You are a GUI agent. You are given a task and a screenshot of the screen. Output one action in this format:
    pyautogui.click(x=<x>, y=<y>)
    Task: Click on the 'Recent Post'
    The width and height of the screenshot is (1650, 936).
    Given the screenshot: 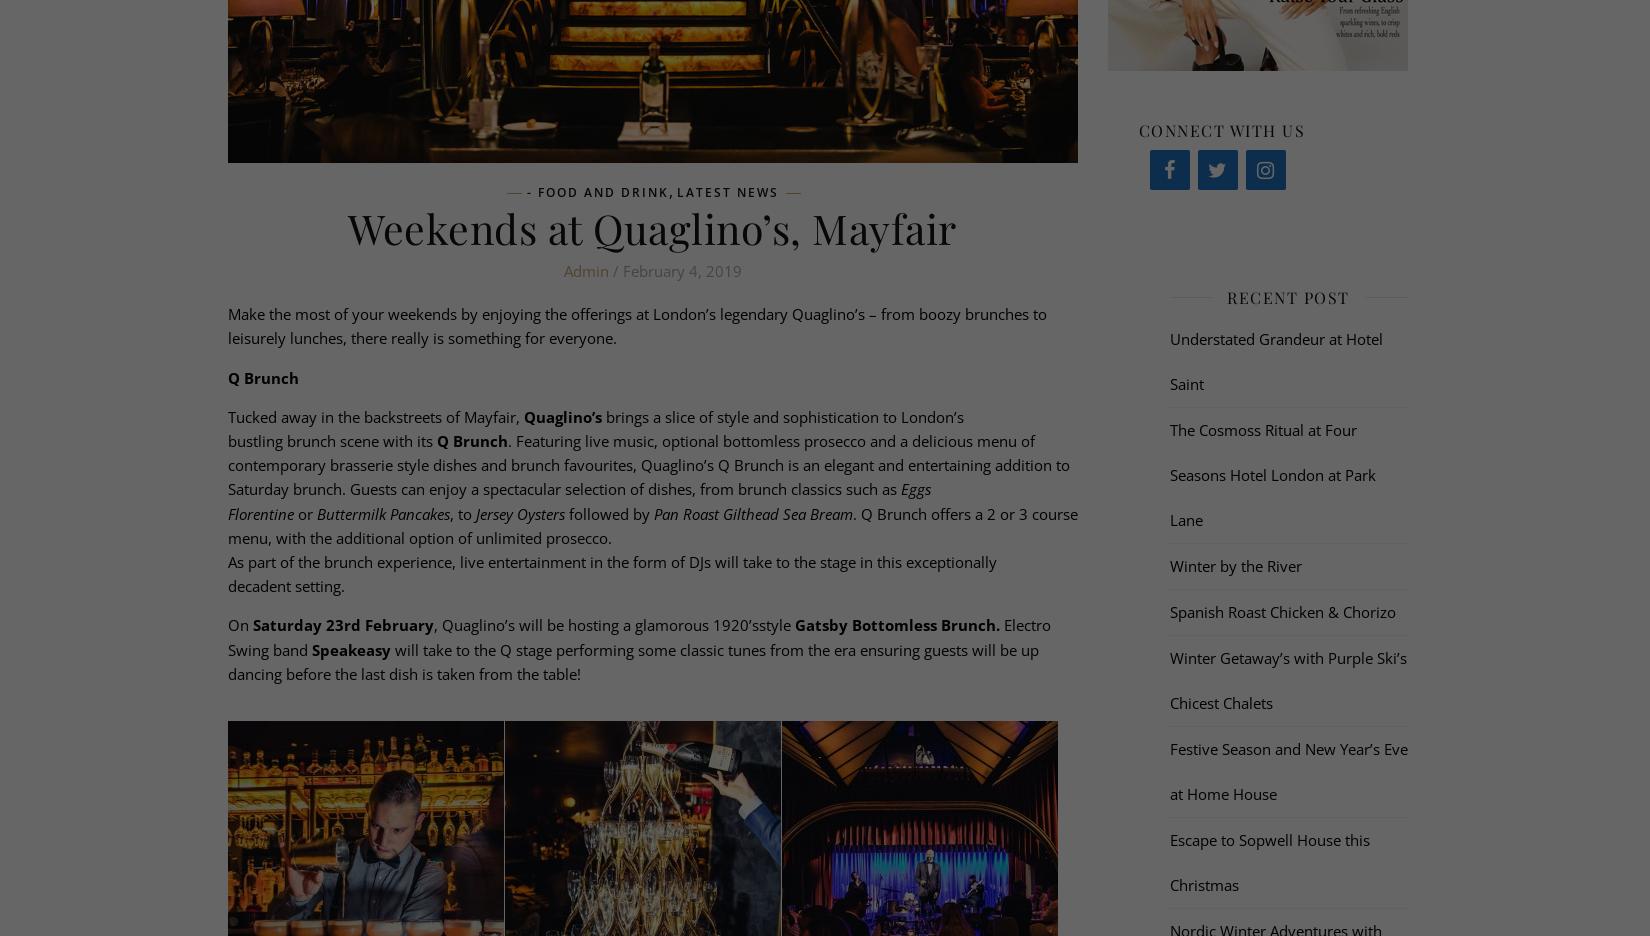 What is the action you would take?
    pyautogui.click(x=1286, y=296)
    